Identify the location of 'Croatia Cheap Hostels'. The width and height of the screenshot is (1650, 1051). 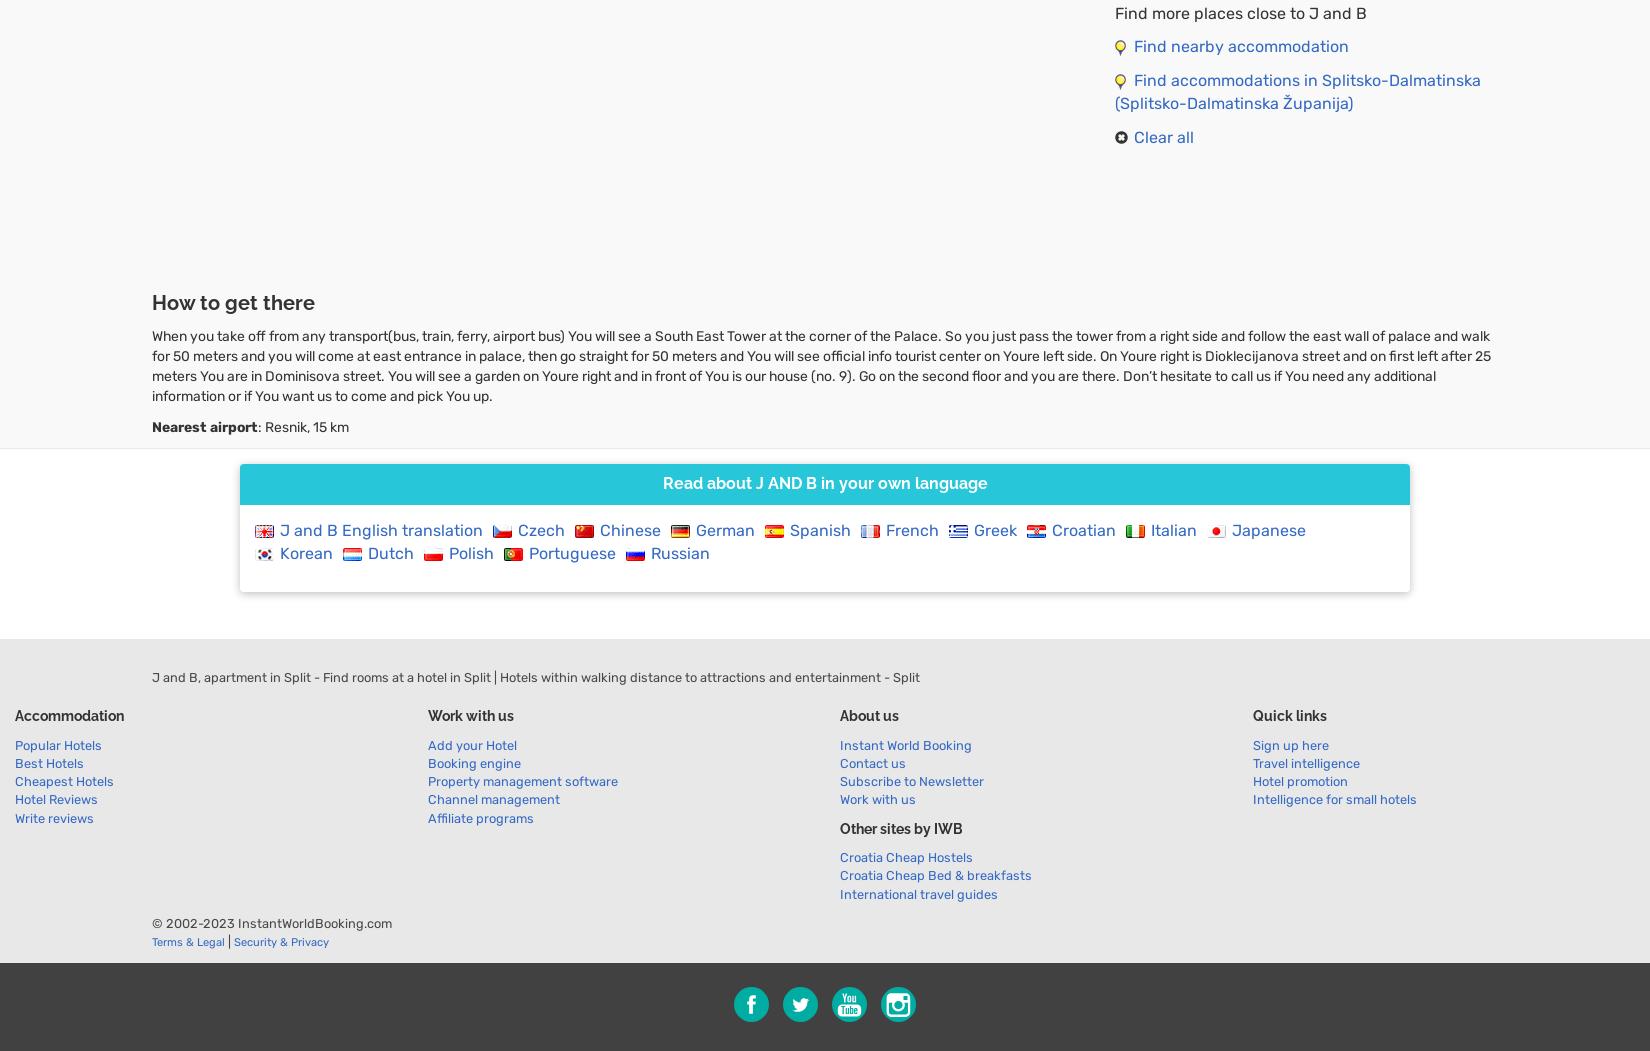
(906, 856).